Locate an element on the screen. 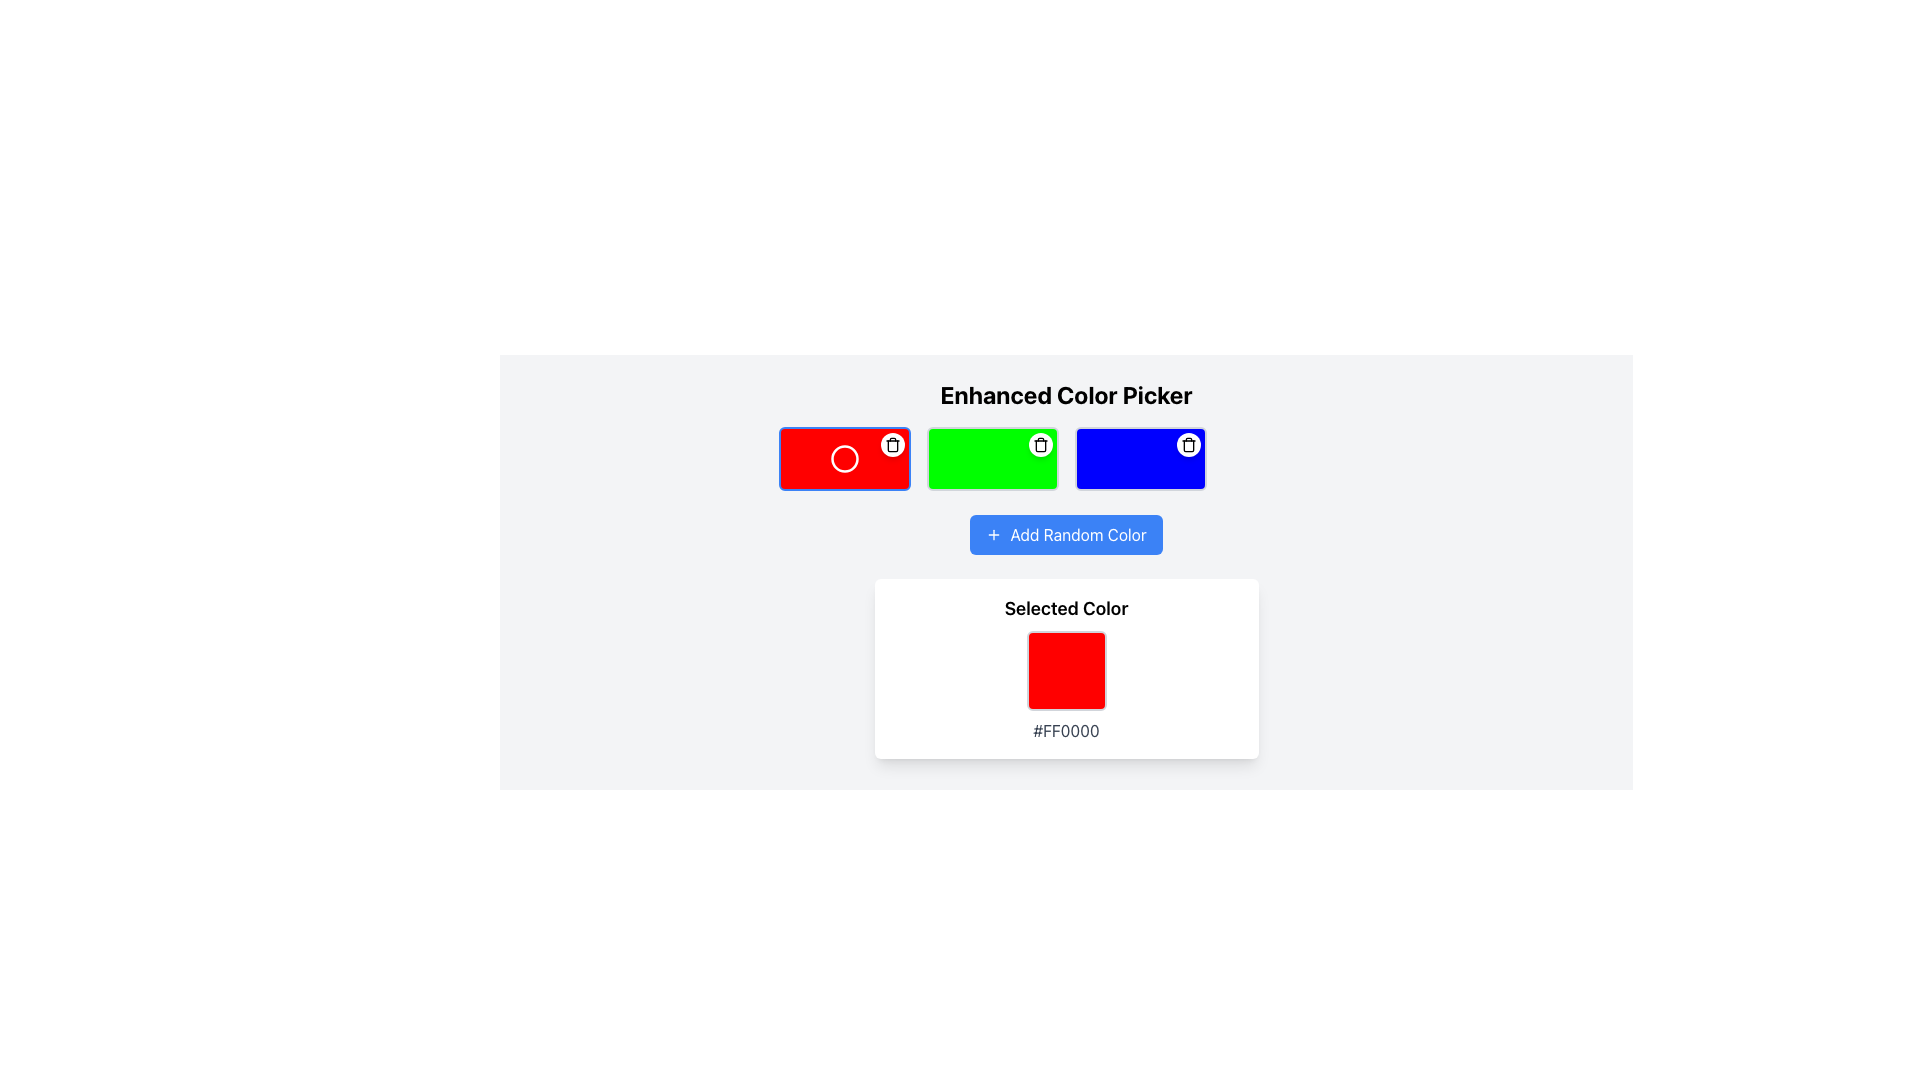 Image resolution: width=1920 pixels, height=1080 pixels. the Color Display Indicator, which visually represents the currently selected color and is located within a white card titled 'Selected Color' is located at coordinates (1065, 671).